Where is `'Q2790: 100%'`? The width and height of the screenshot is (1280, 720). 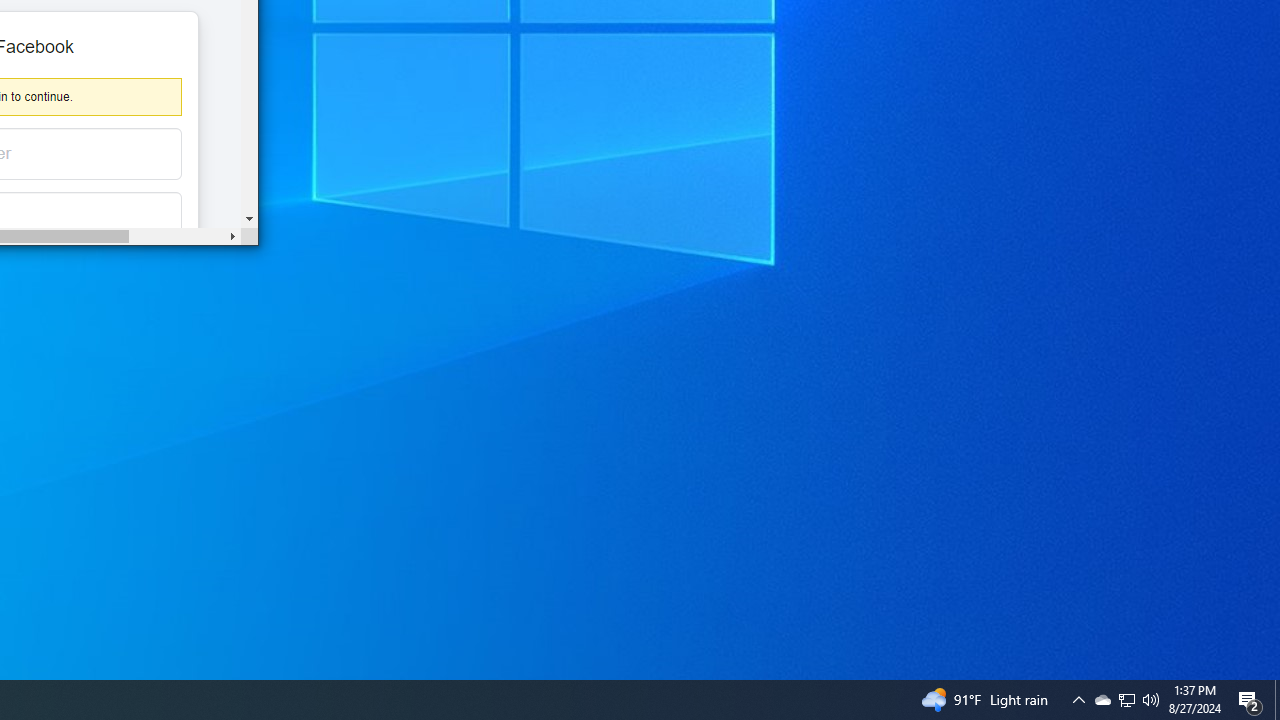
'Q2790: 100%' is located at coordinates (1151, 698).